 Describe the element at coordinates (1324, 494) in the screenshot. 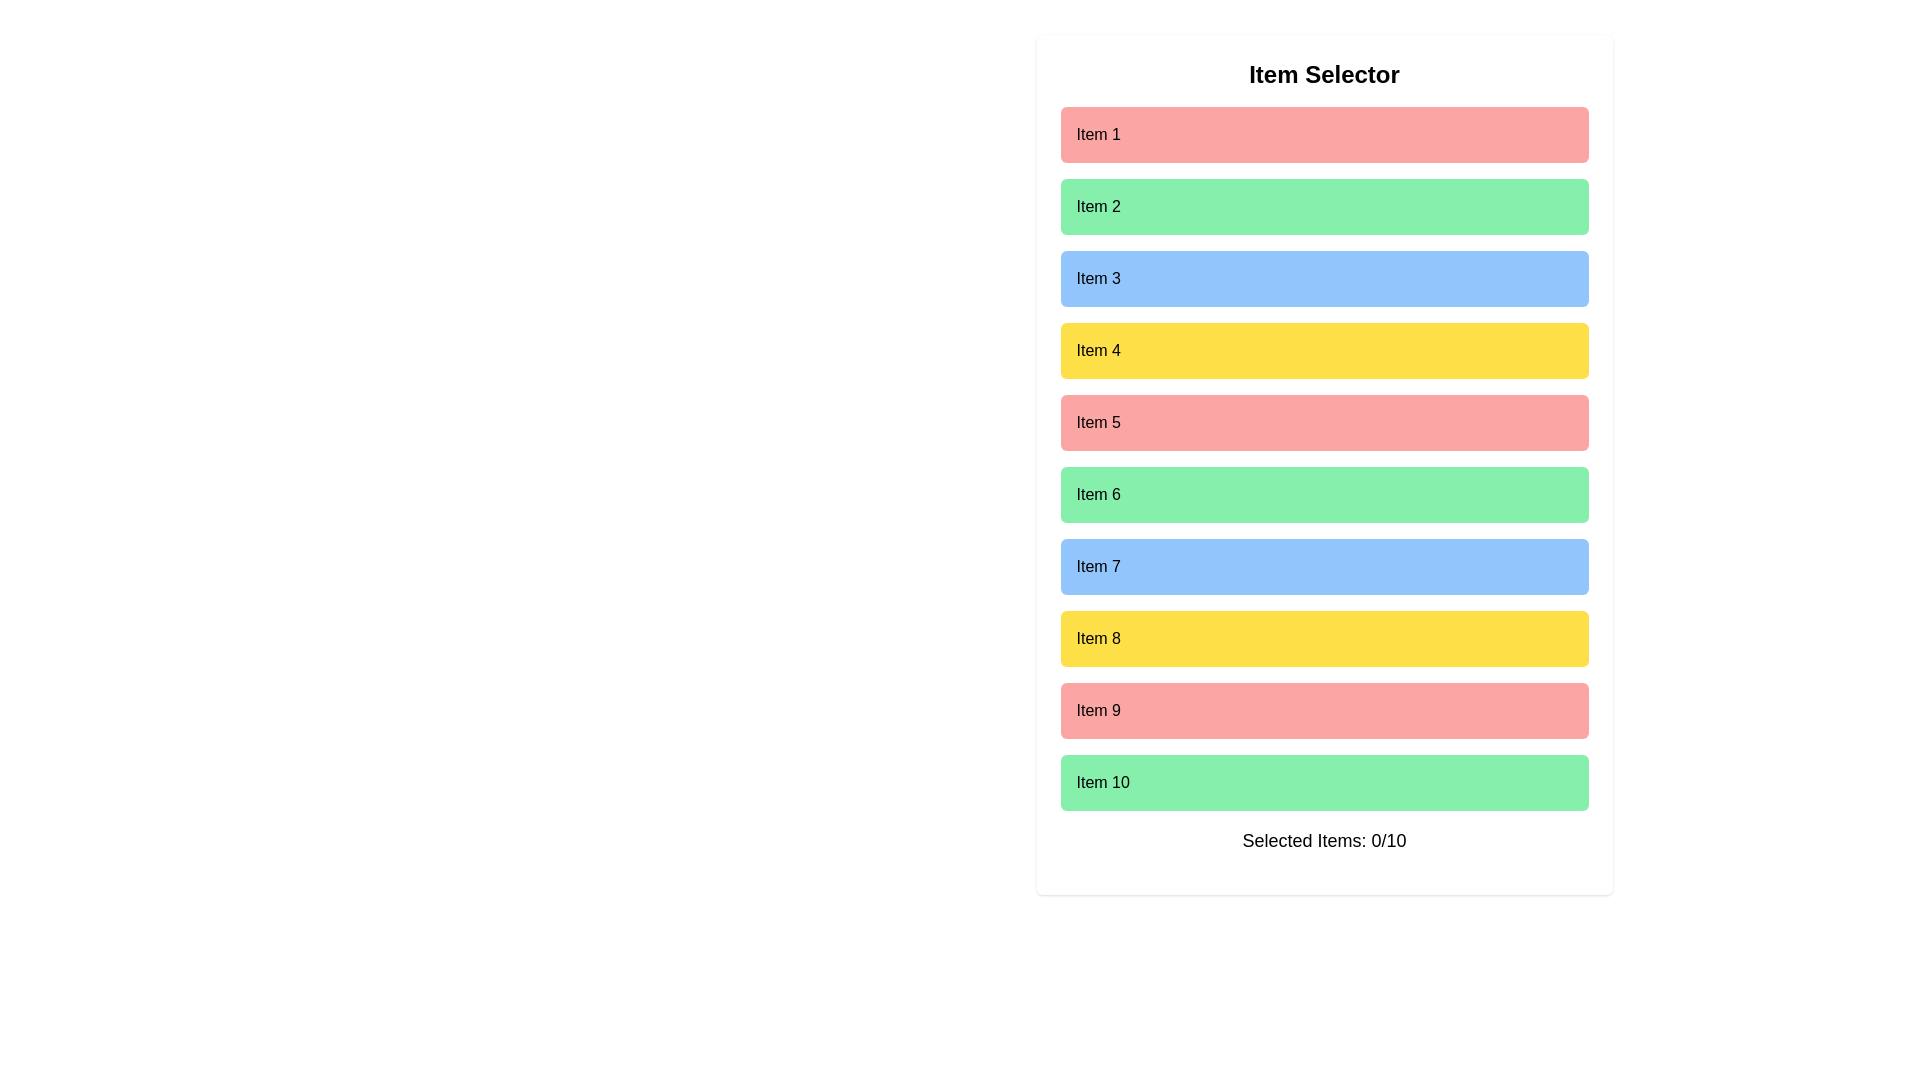

I see `the button labeled 'Item 6' with a green background to trigger the visual scale effect` at that location.